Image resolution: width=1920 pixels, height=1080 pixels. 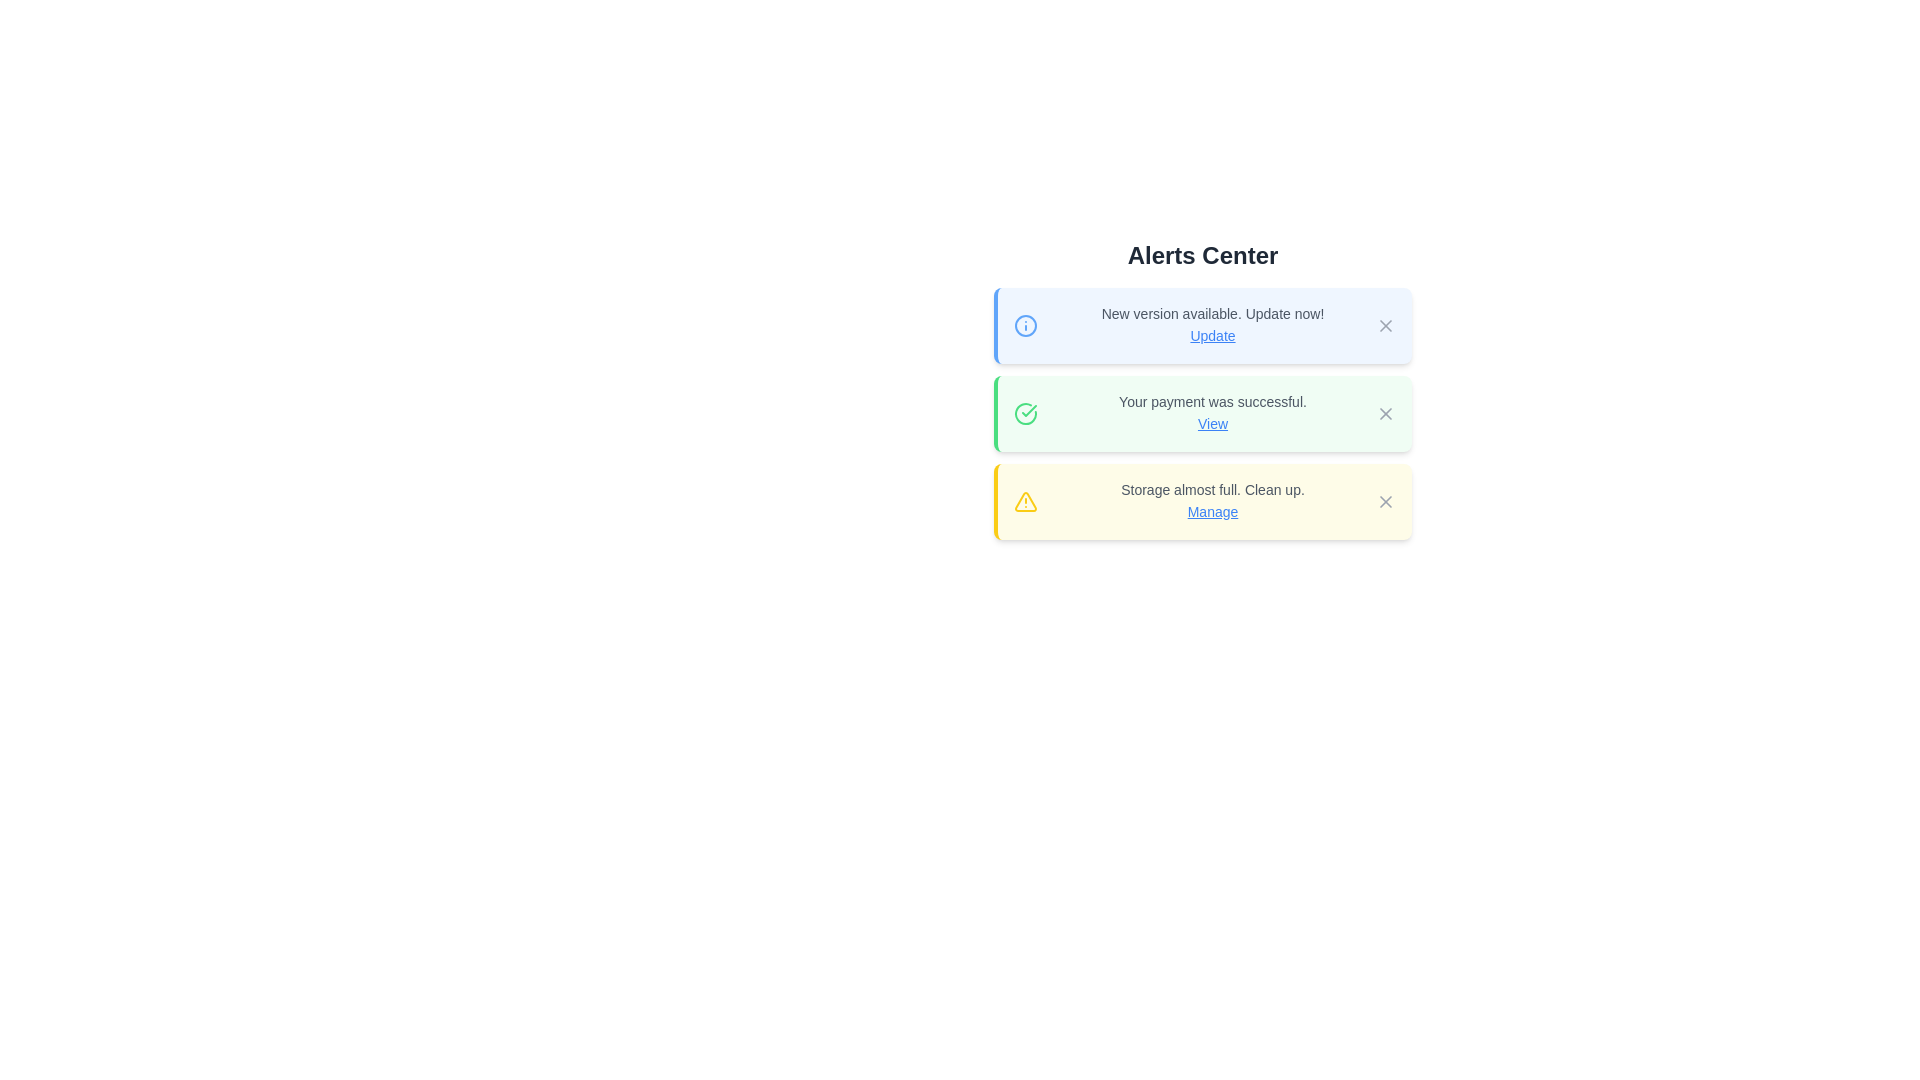 I want to click on the close icon located in the second alert box, aligned to the right-hand side, so click(x=1385, y=412).